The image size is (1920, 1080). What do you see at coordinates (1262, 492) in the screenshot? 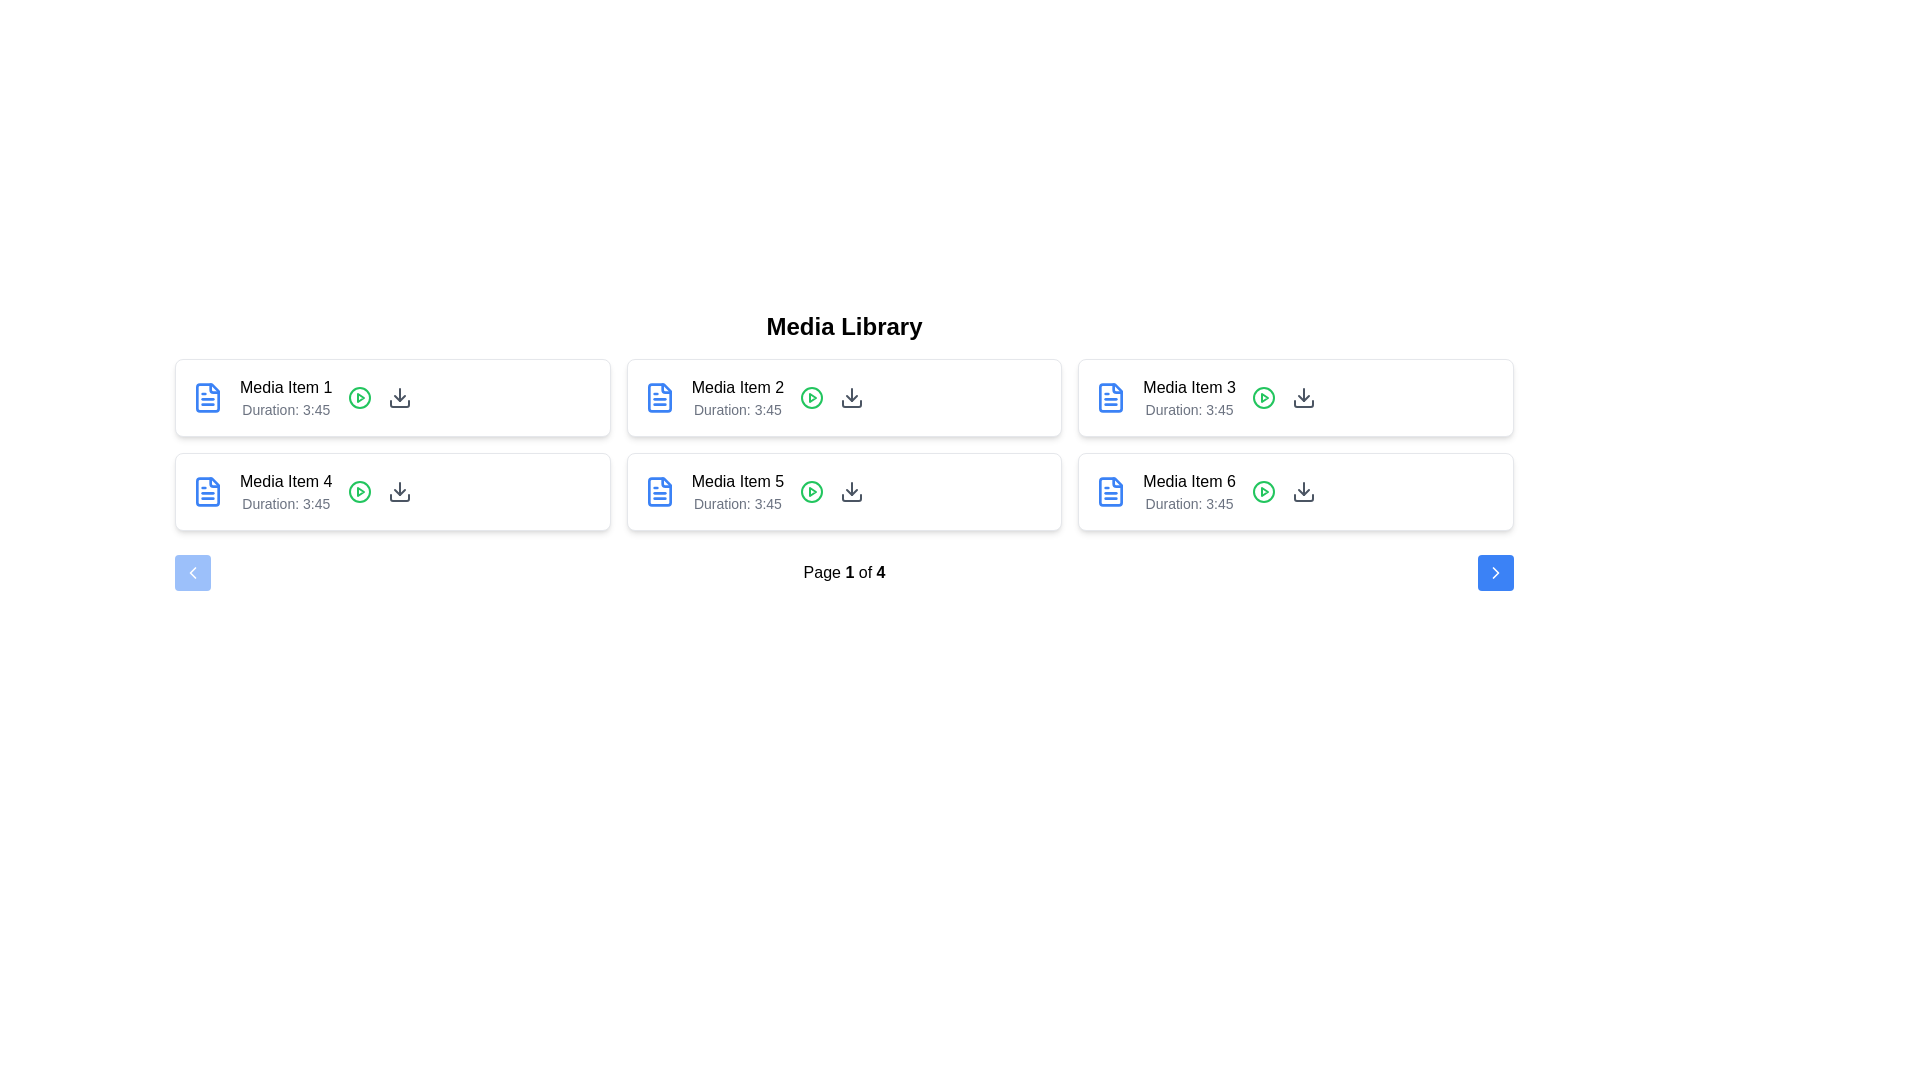
I see `the play button for 'Media Item 6'` at bounding box center [1262, 492].